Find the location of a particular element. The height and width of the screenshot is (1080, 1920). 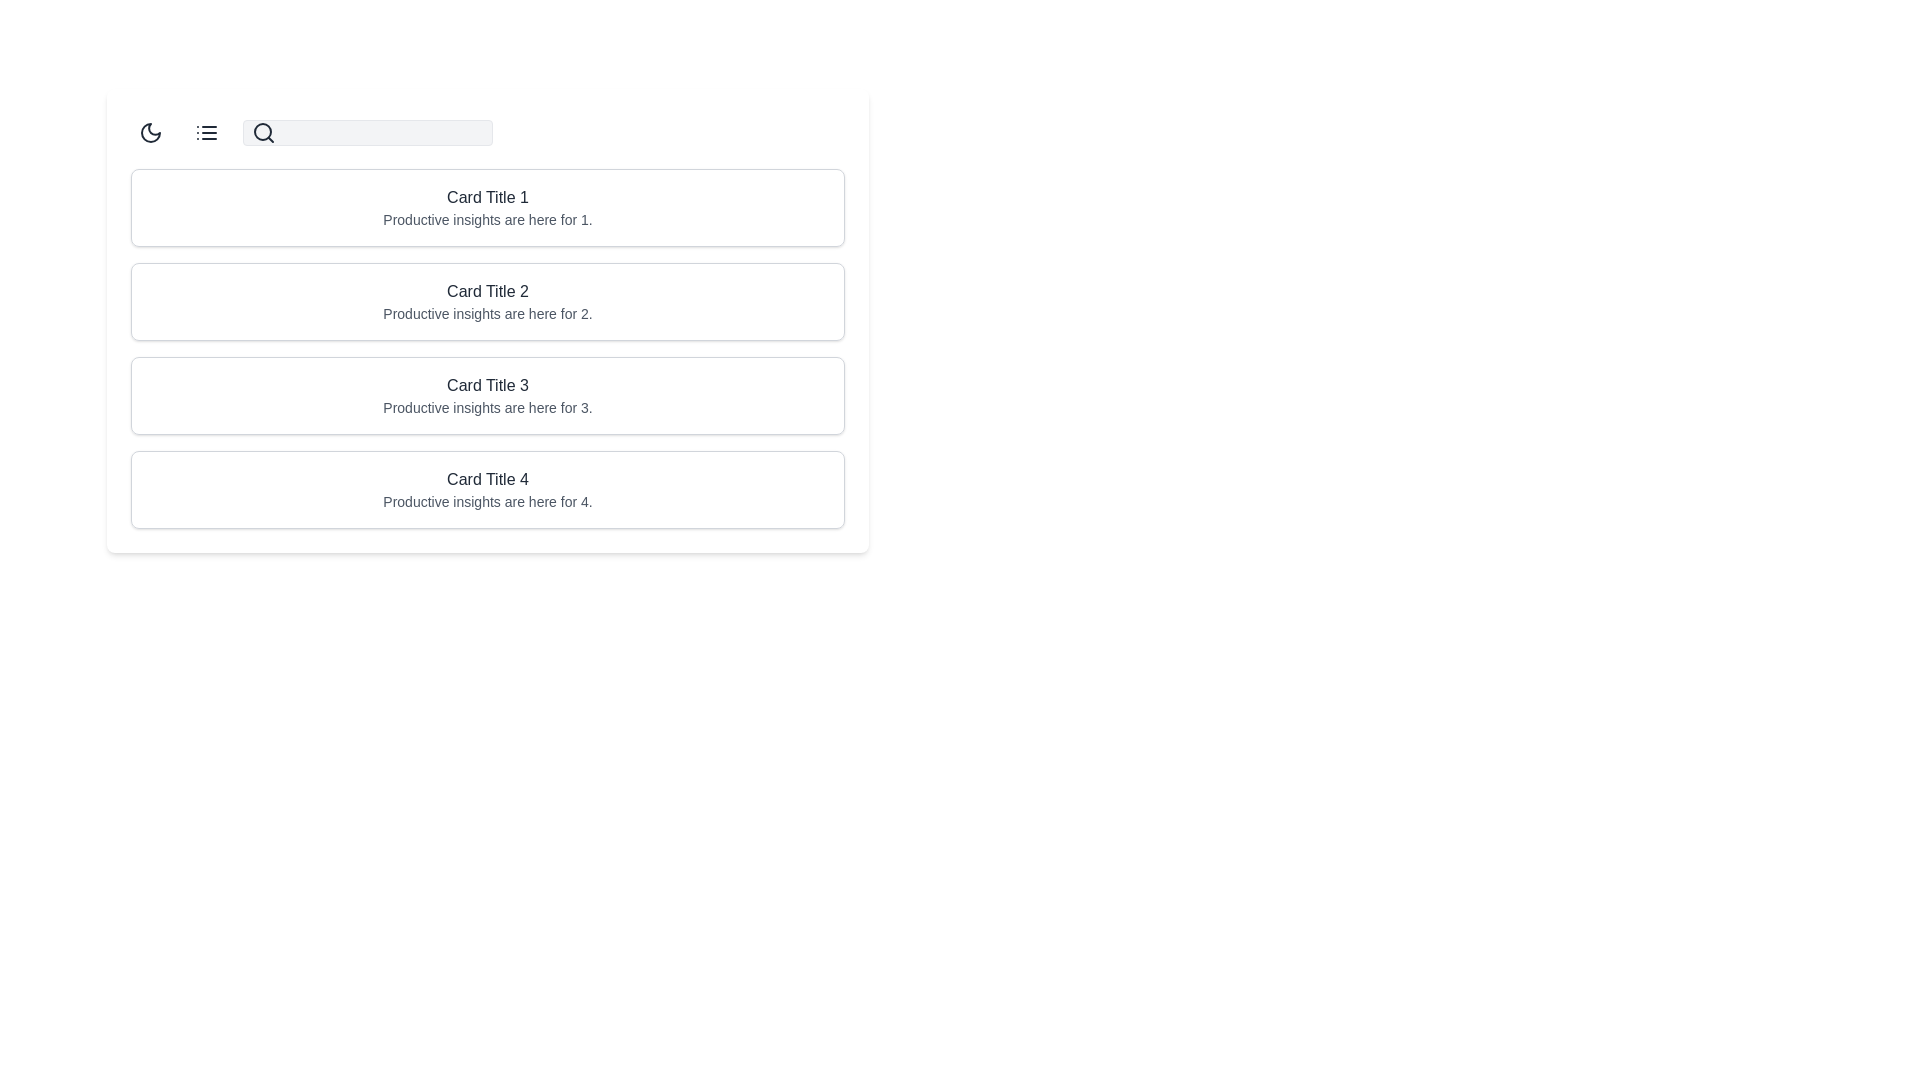

the static text reading 'Productive insights are here for 3.' which is styled in a small gray font and located below the title 'Card Title 3' in the third card of a vertical list is located at coordinates (488, 407).